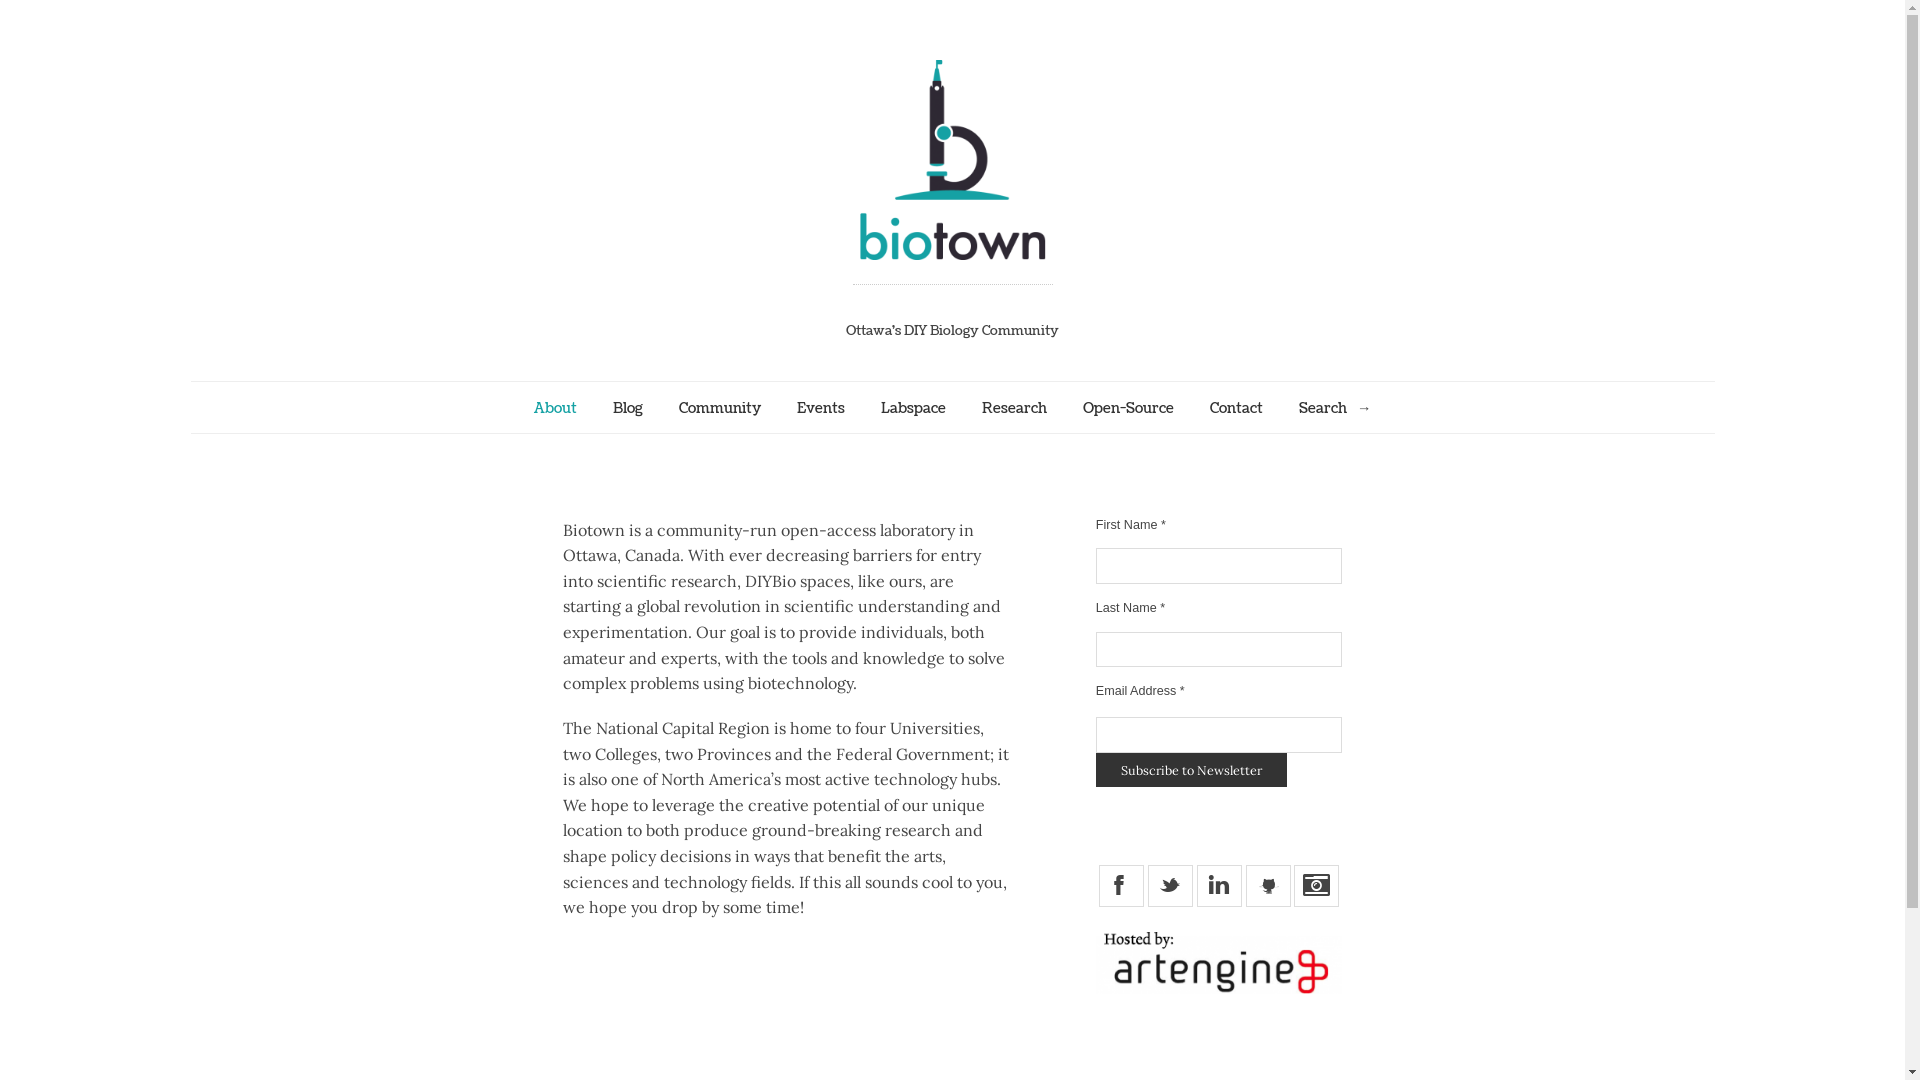 This screenshot has height=1080, width=1920. Describe the element at coordinates (1235, 407) in the screenshot. I see `'Contact'` at that location.